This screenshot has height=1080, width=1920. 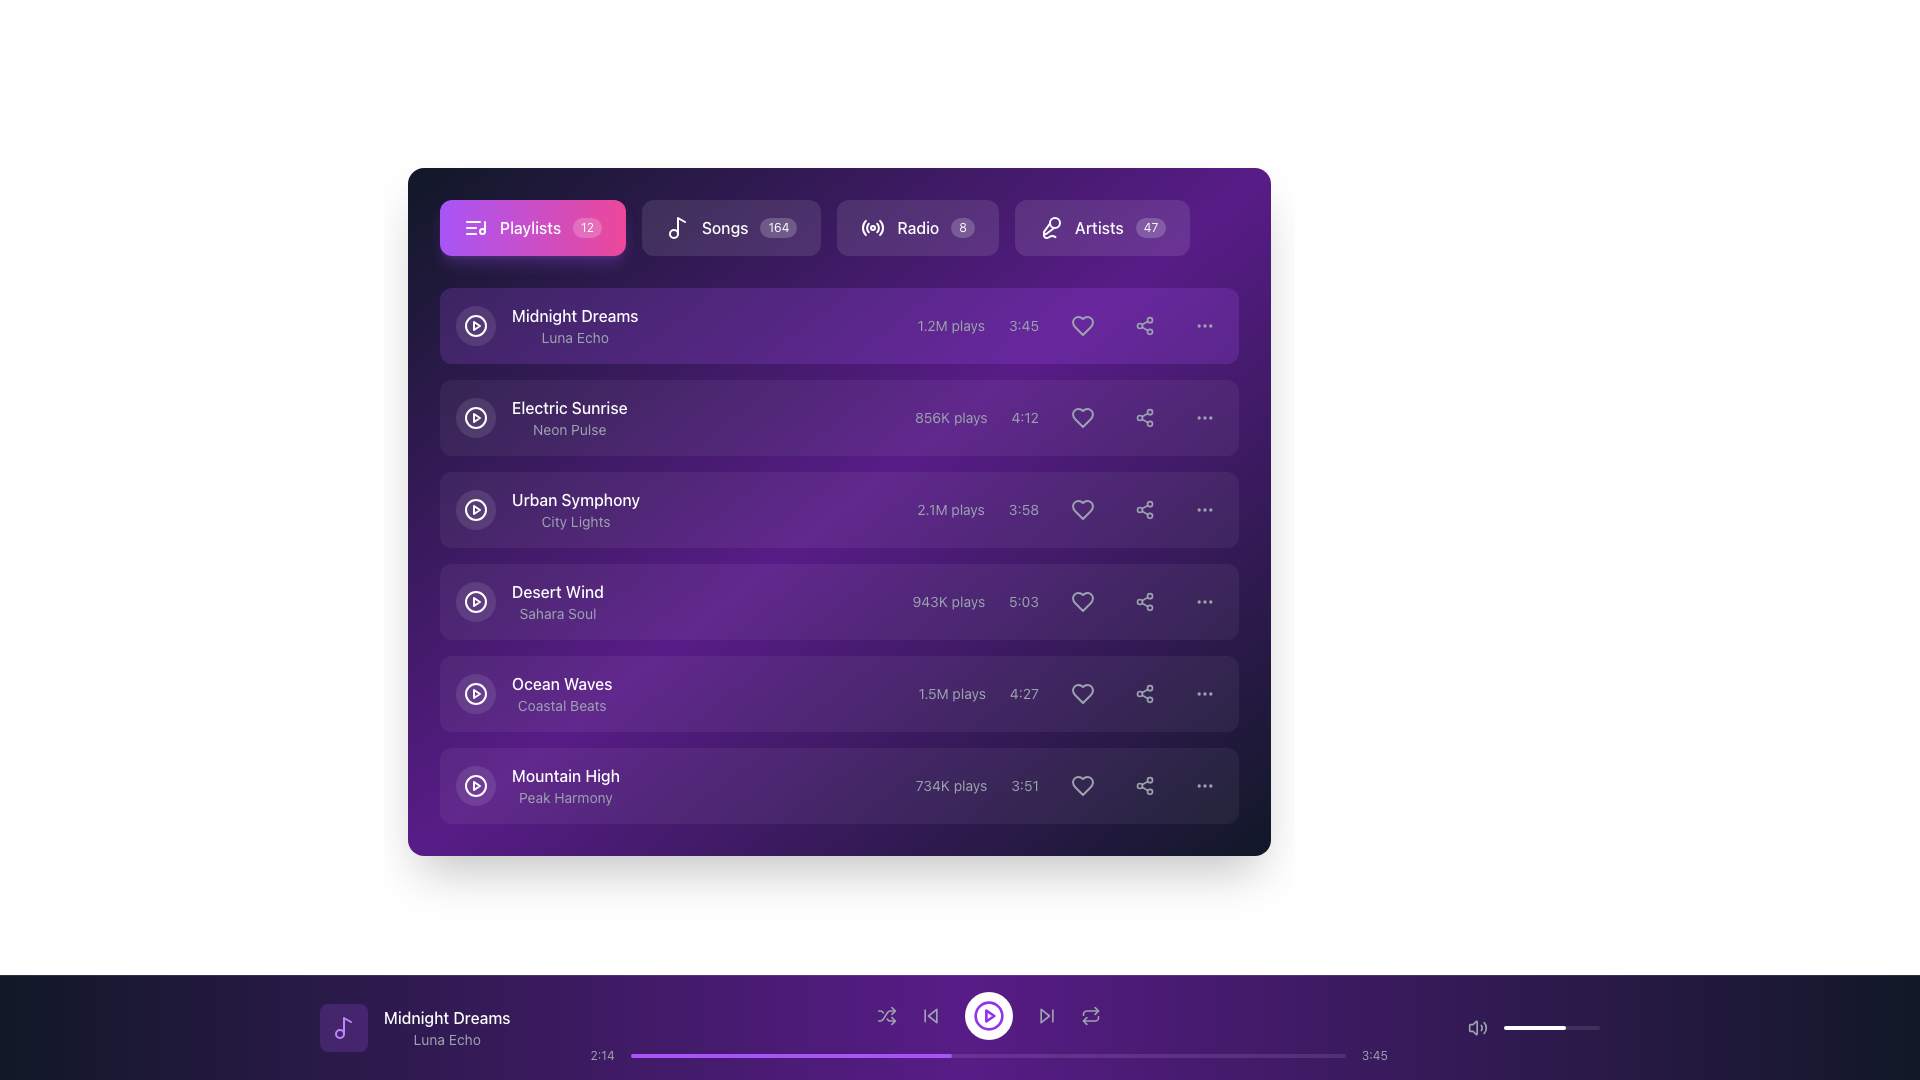 What do you see at coordinates (1145, 785) in the screenshot?
I see `the share icon button located in the row for the song 'Mountain High' in the playlist interface` at bounding box center [1145, 785].